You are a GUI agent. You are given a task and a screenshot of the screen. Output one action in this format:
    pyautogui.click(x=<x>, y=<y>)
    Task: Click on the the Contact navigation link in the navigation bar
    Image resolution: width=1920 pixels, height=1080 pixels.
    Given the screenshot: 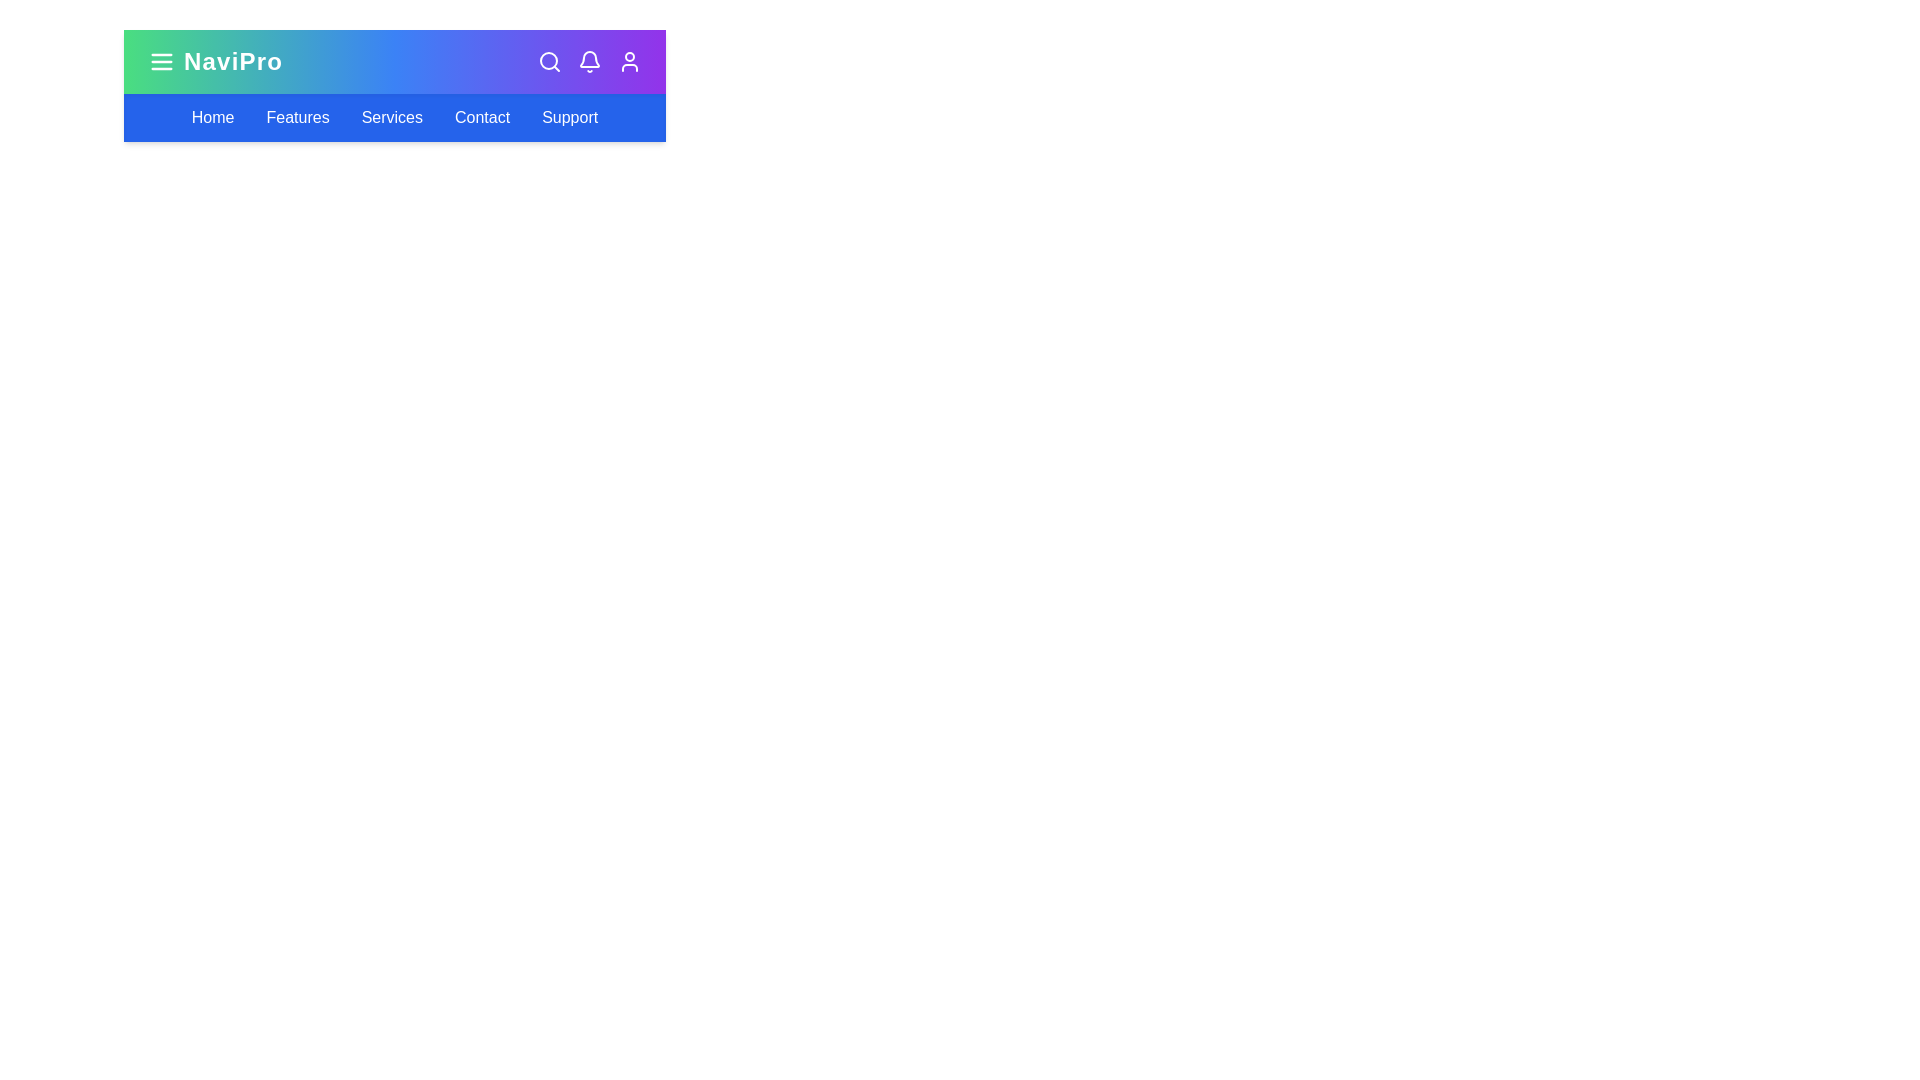 What is the action you would take?
    pyautogui.click(x=481, y=118)
    